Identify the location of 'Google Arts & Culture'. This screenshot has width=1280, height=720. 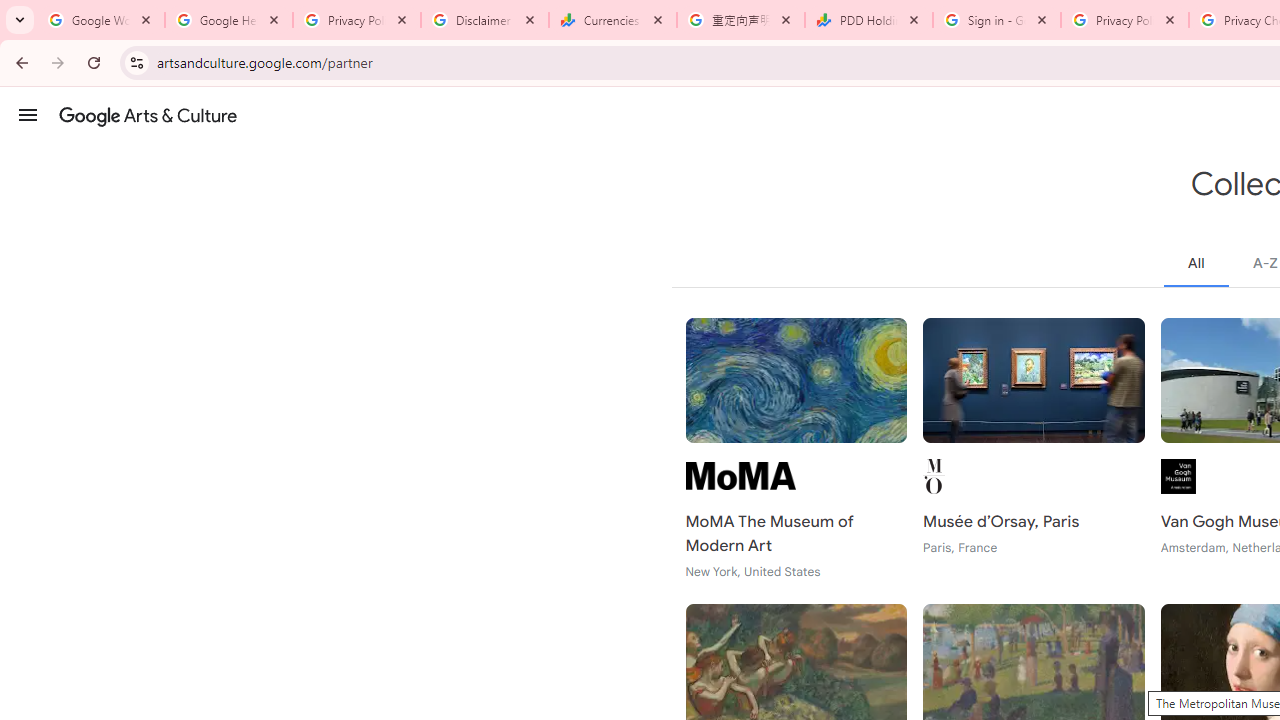
(147, 115).